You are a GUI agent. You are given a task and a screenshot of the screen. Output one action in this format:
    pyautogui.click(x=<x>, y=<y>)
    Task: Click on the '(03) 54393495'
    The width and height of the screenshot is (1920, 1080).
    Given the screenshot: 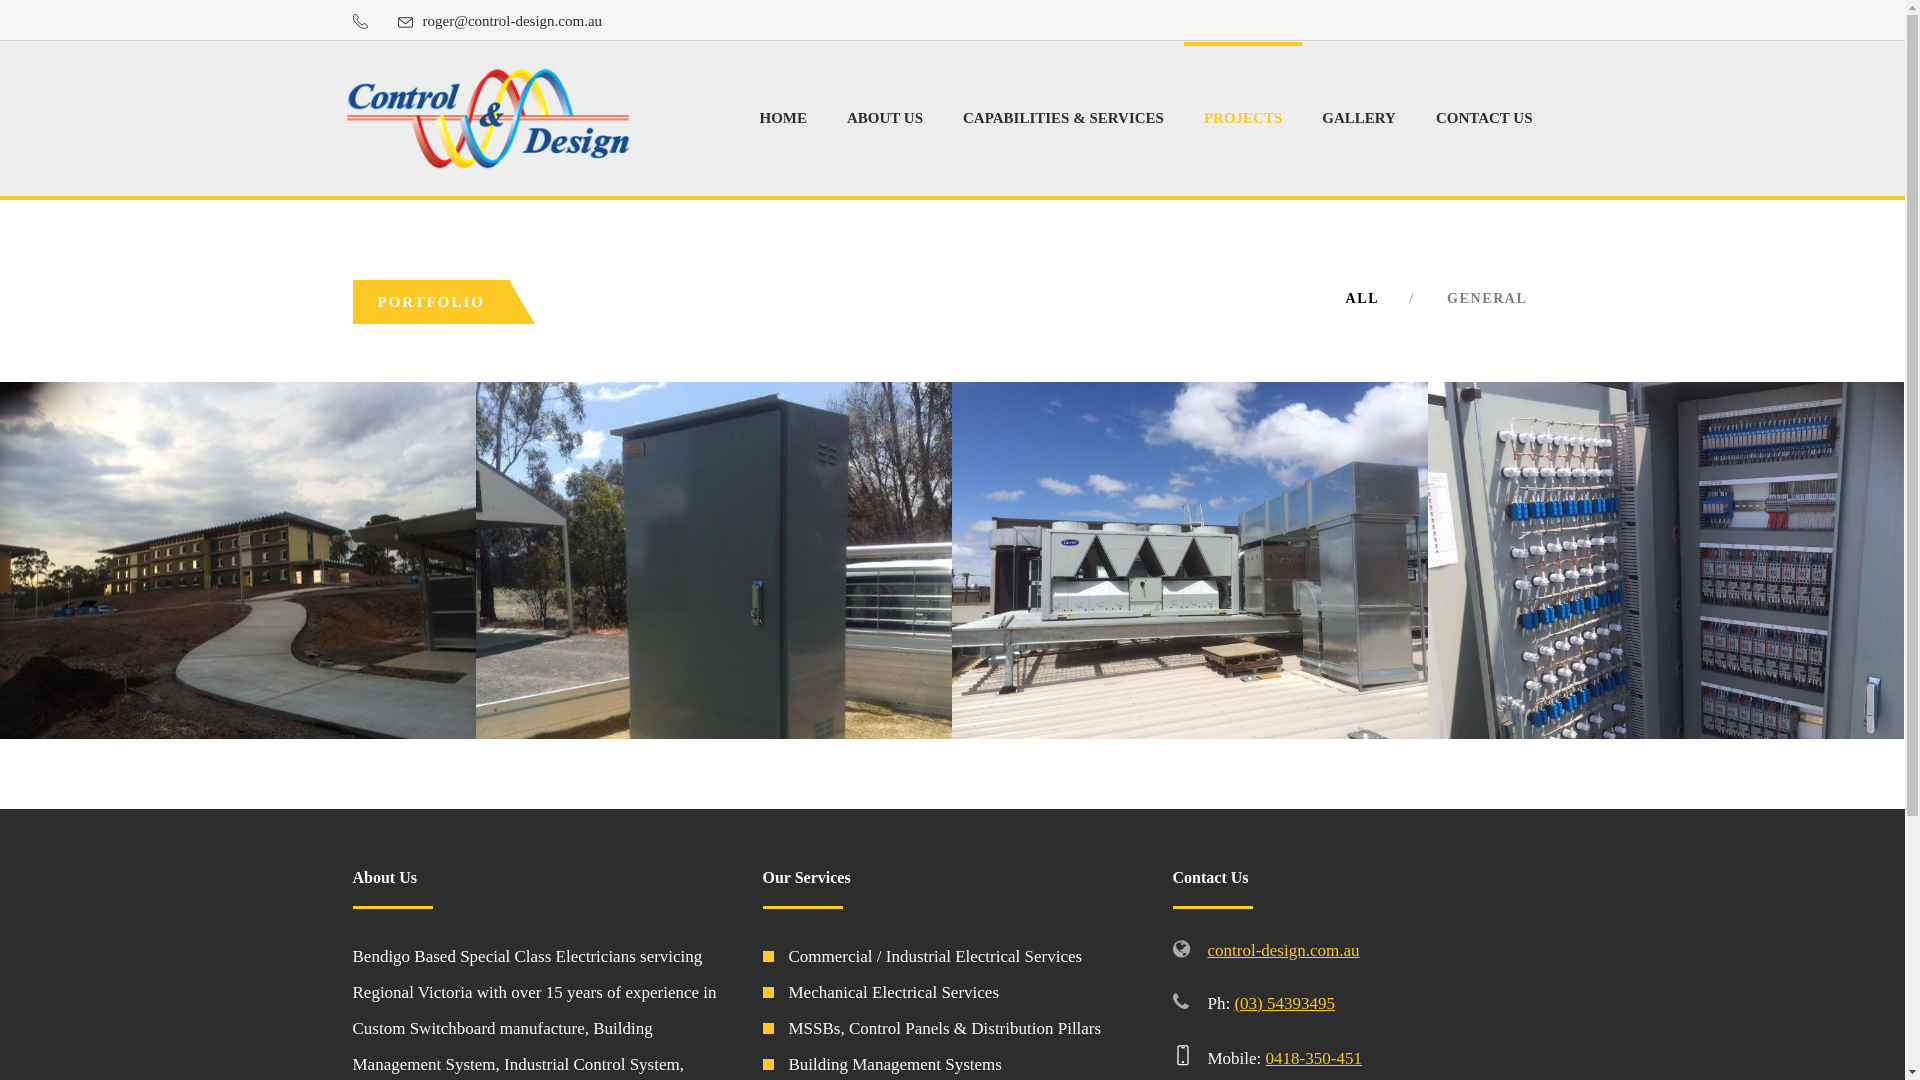 What is the action you would take?
    pyautogui.click(x=1284, y=1003)
    